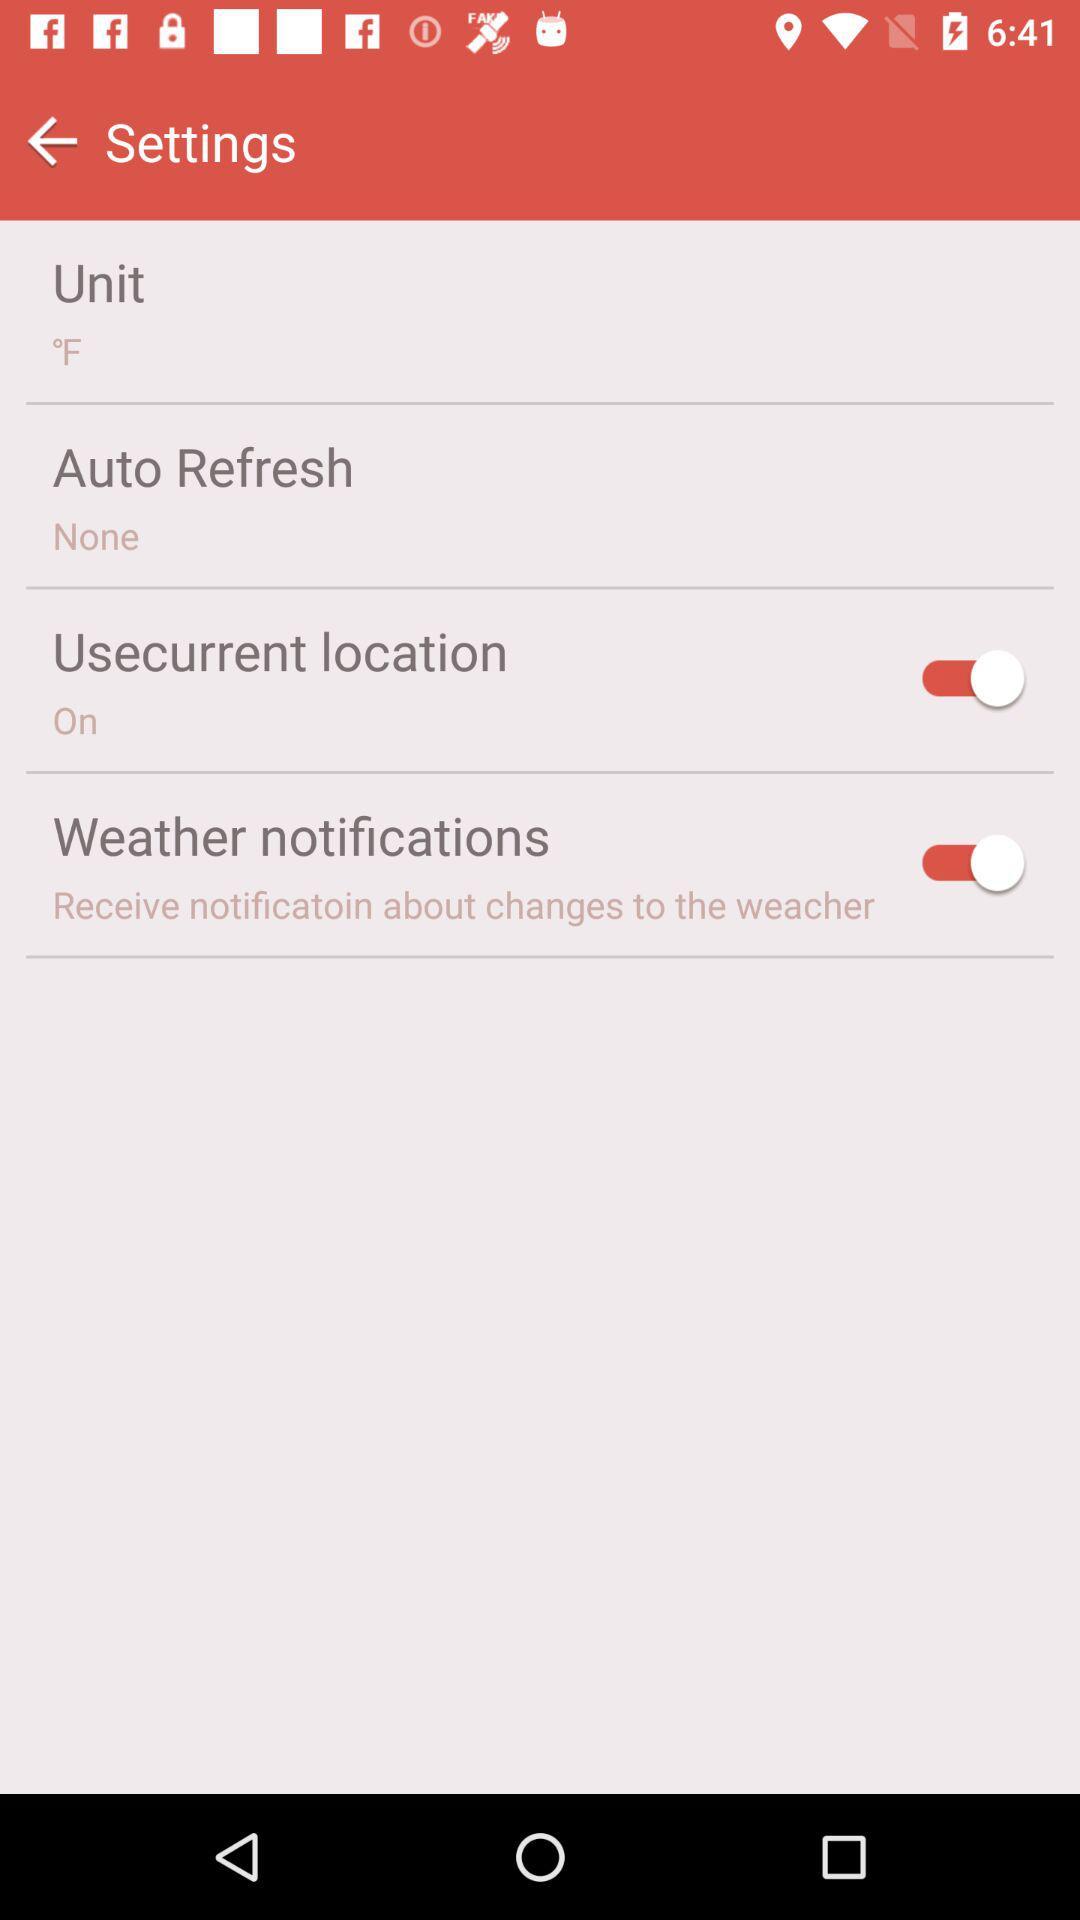 The width and height of the screenshot is (1080, 1920). Describe the element at coordinates (51, 140) in the screenshot. I see `icon above the unit item` at that location.